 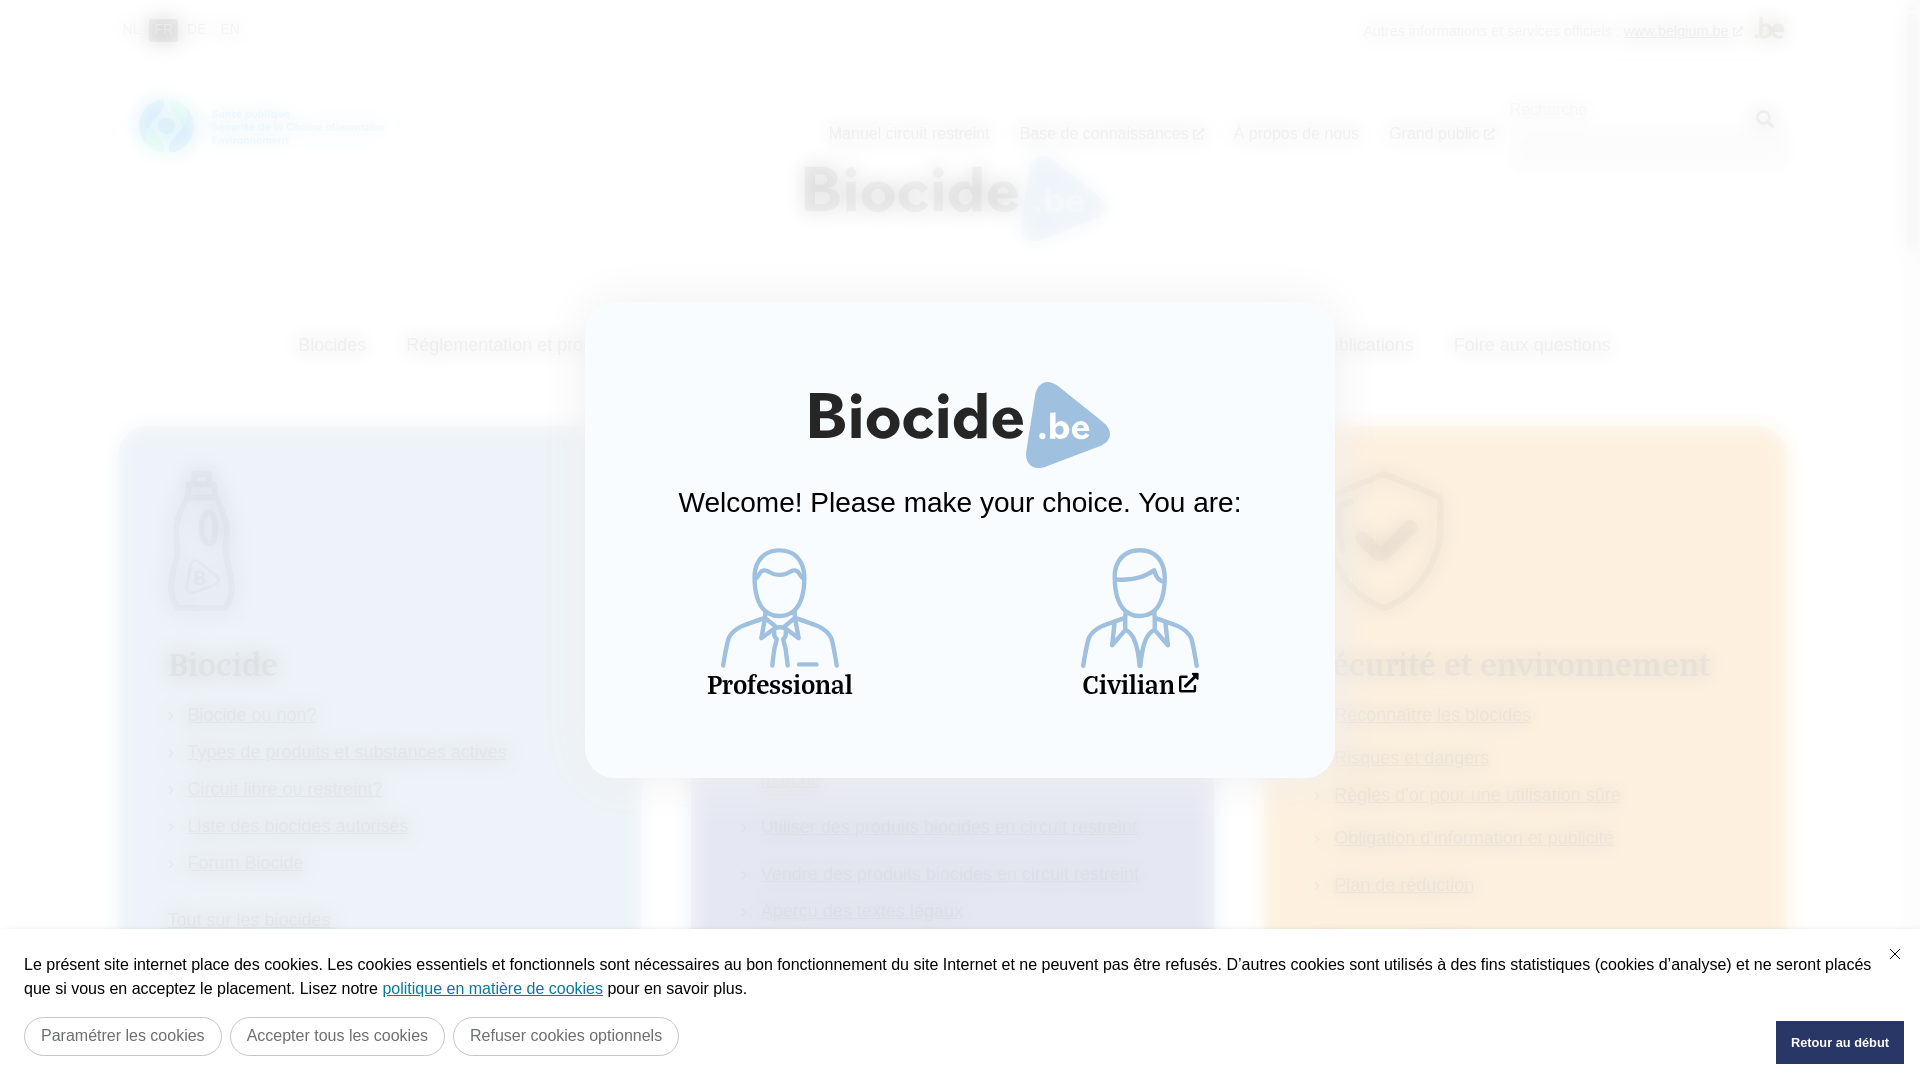 I want to click on 'Publications', so click(x=1316, y=350).